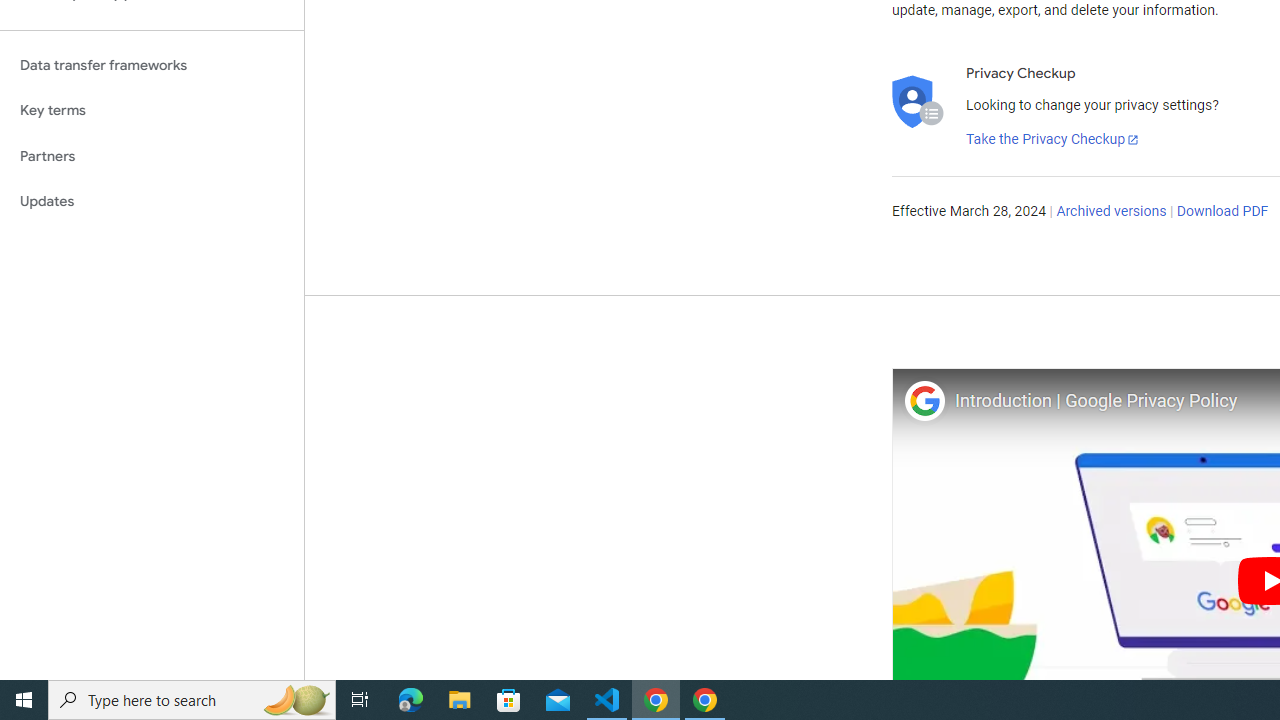 The height and width of the screenshot is (720, 1280). I want to click on 'Archived versions', so click(1110, 212).